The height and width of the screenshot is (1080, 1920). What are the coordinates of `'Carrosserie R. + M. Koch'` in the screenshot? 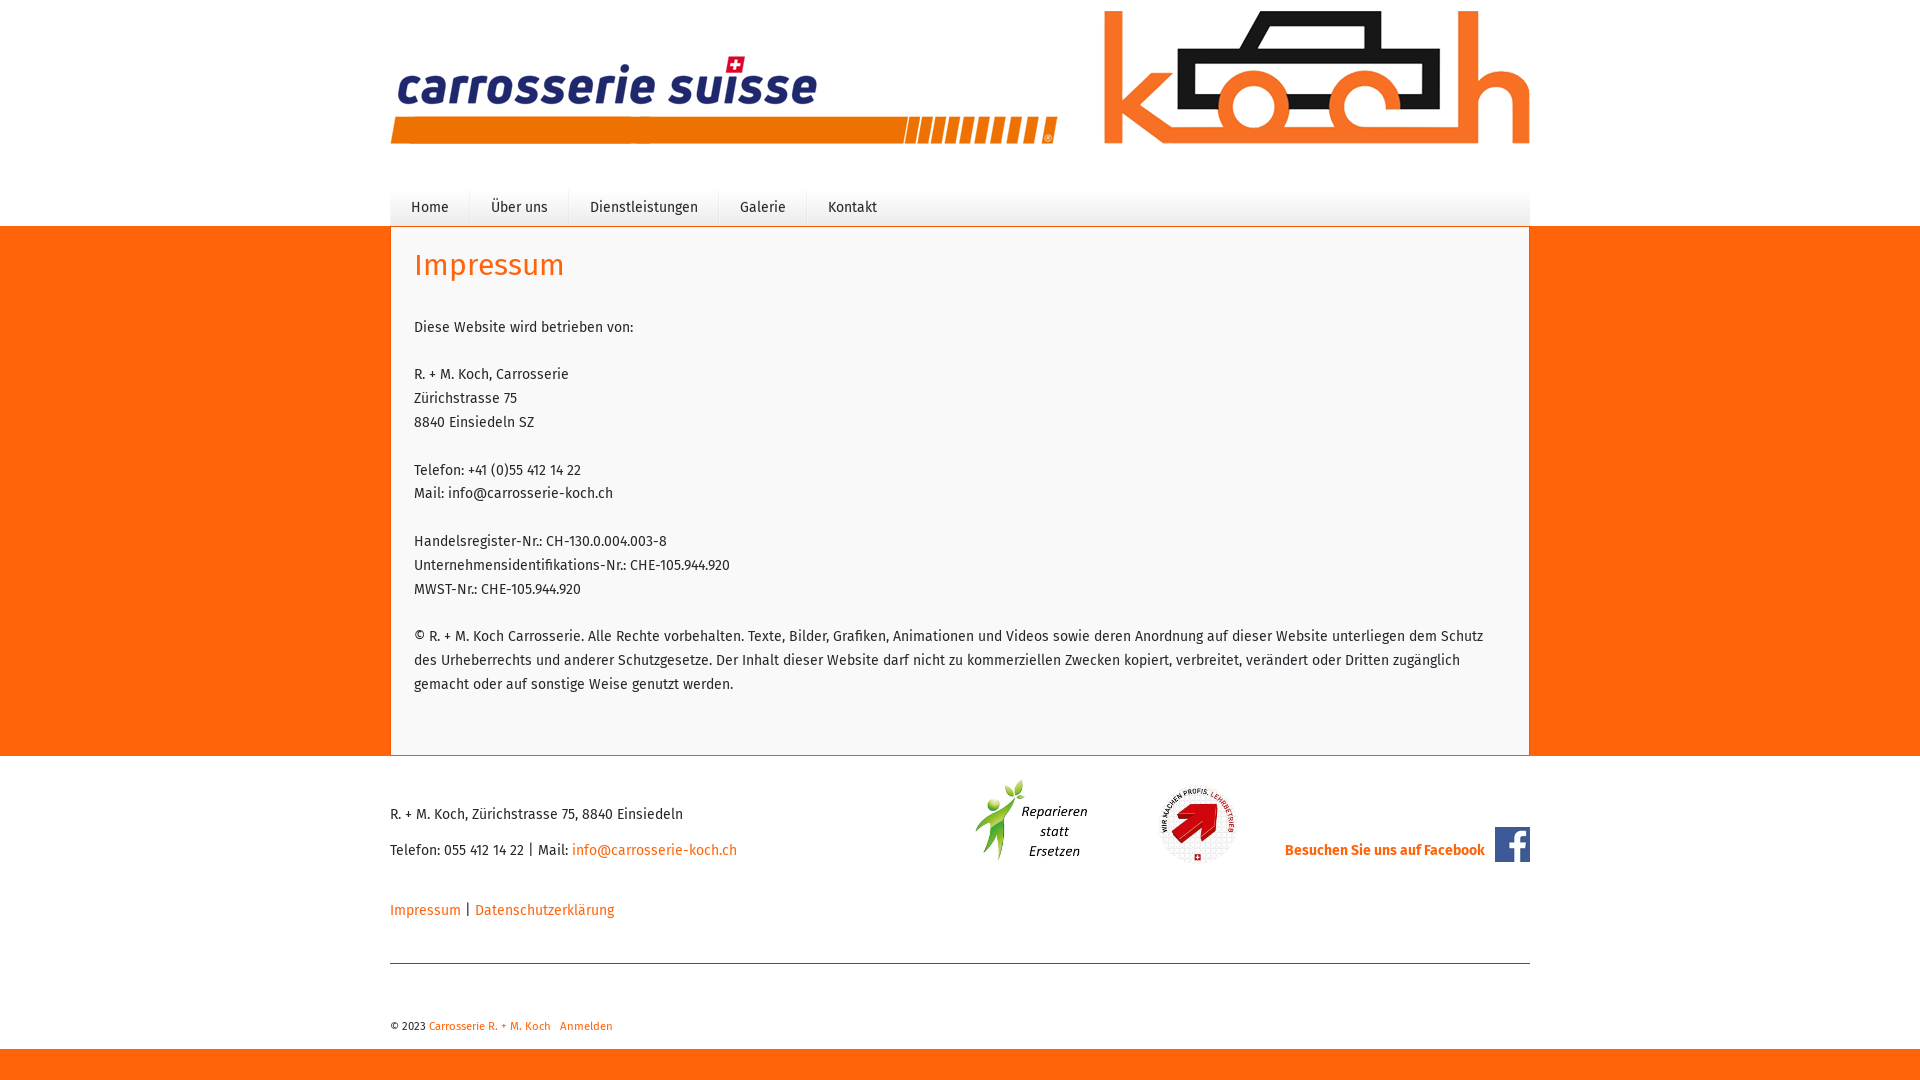 It's located at (489, 1026).